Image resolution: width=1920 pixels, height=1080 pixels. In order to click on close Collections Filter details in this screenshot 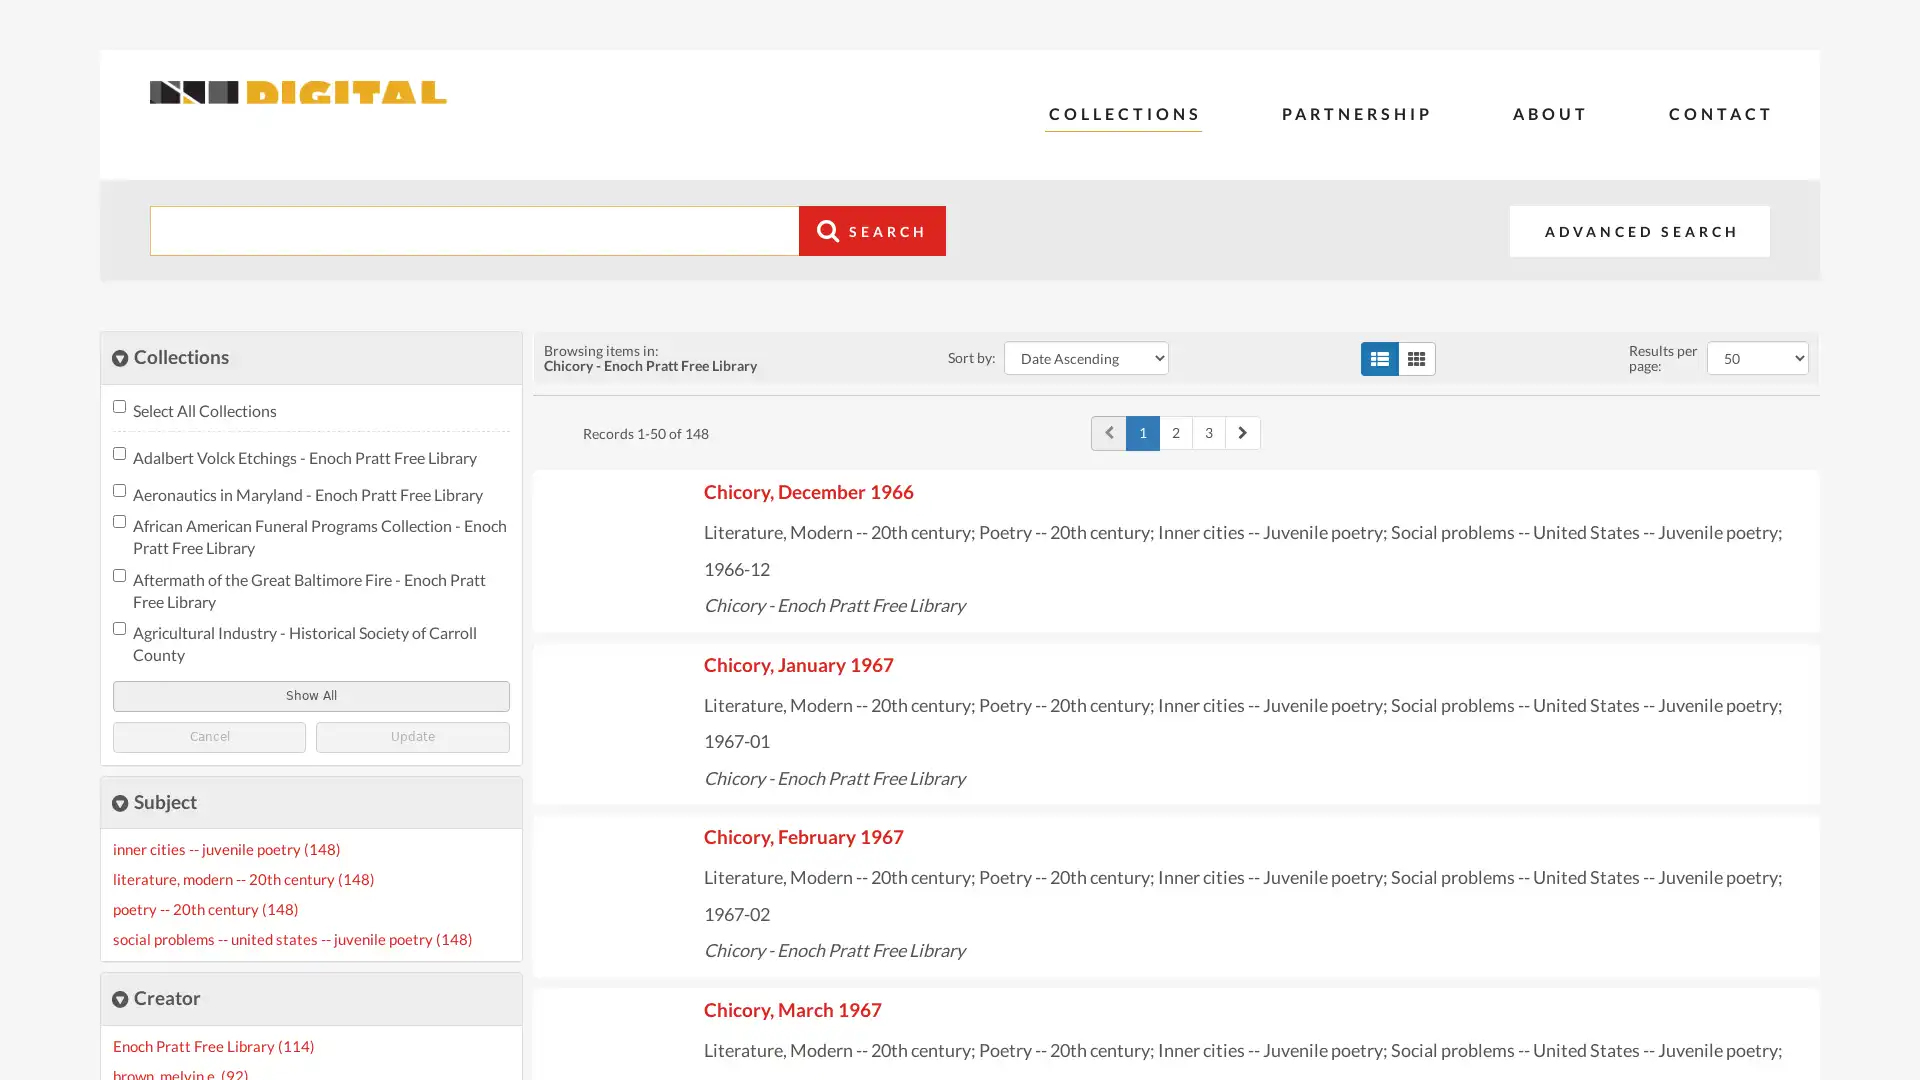, I will do `click(168, 355)`.